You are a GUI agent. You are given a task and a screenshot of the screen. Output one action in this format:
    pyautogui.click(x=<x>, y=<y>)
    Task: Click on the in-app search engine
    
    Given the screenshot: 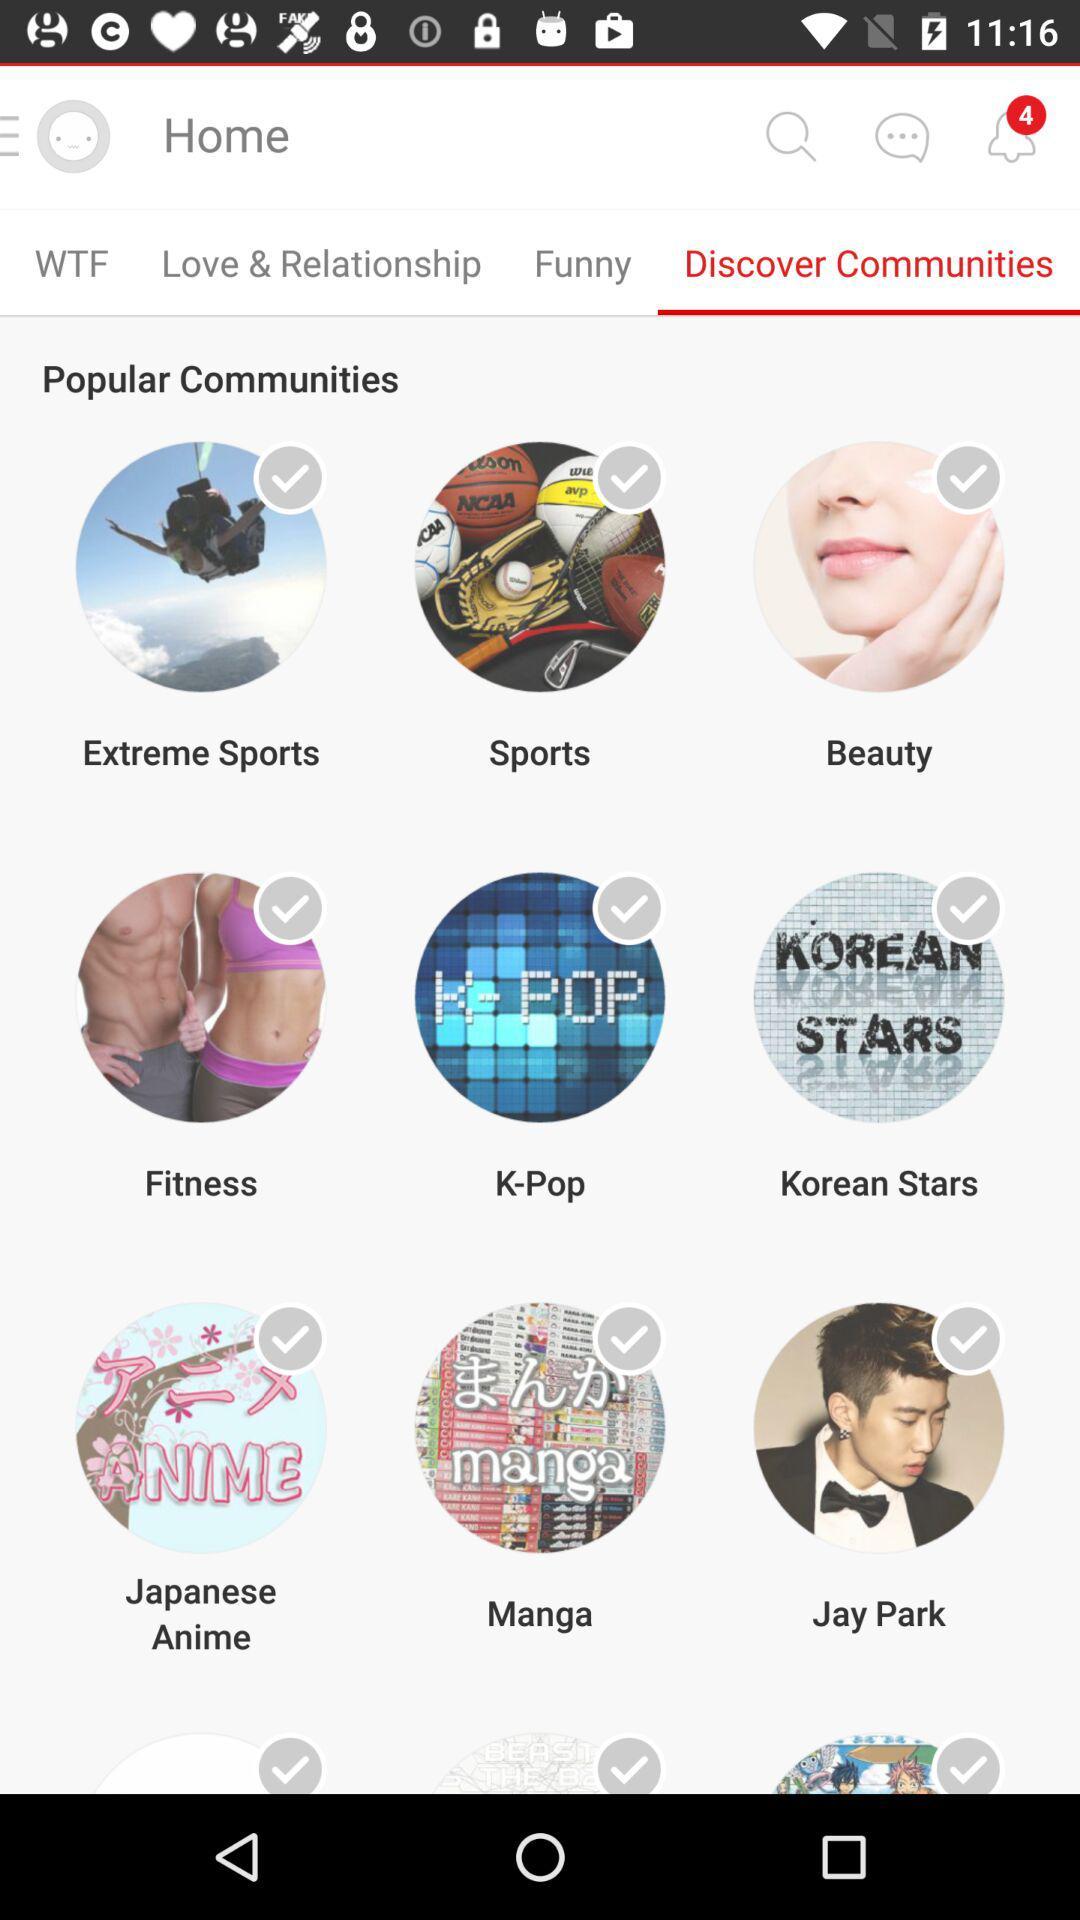 What is the action you would take?
    pyautogui.click(x=789, y=135)
    